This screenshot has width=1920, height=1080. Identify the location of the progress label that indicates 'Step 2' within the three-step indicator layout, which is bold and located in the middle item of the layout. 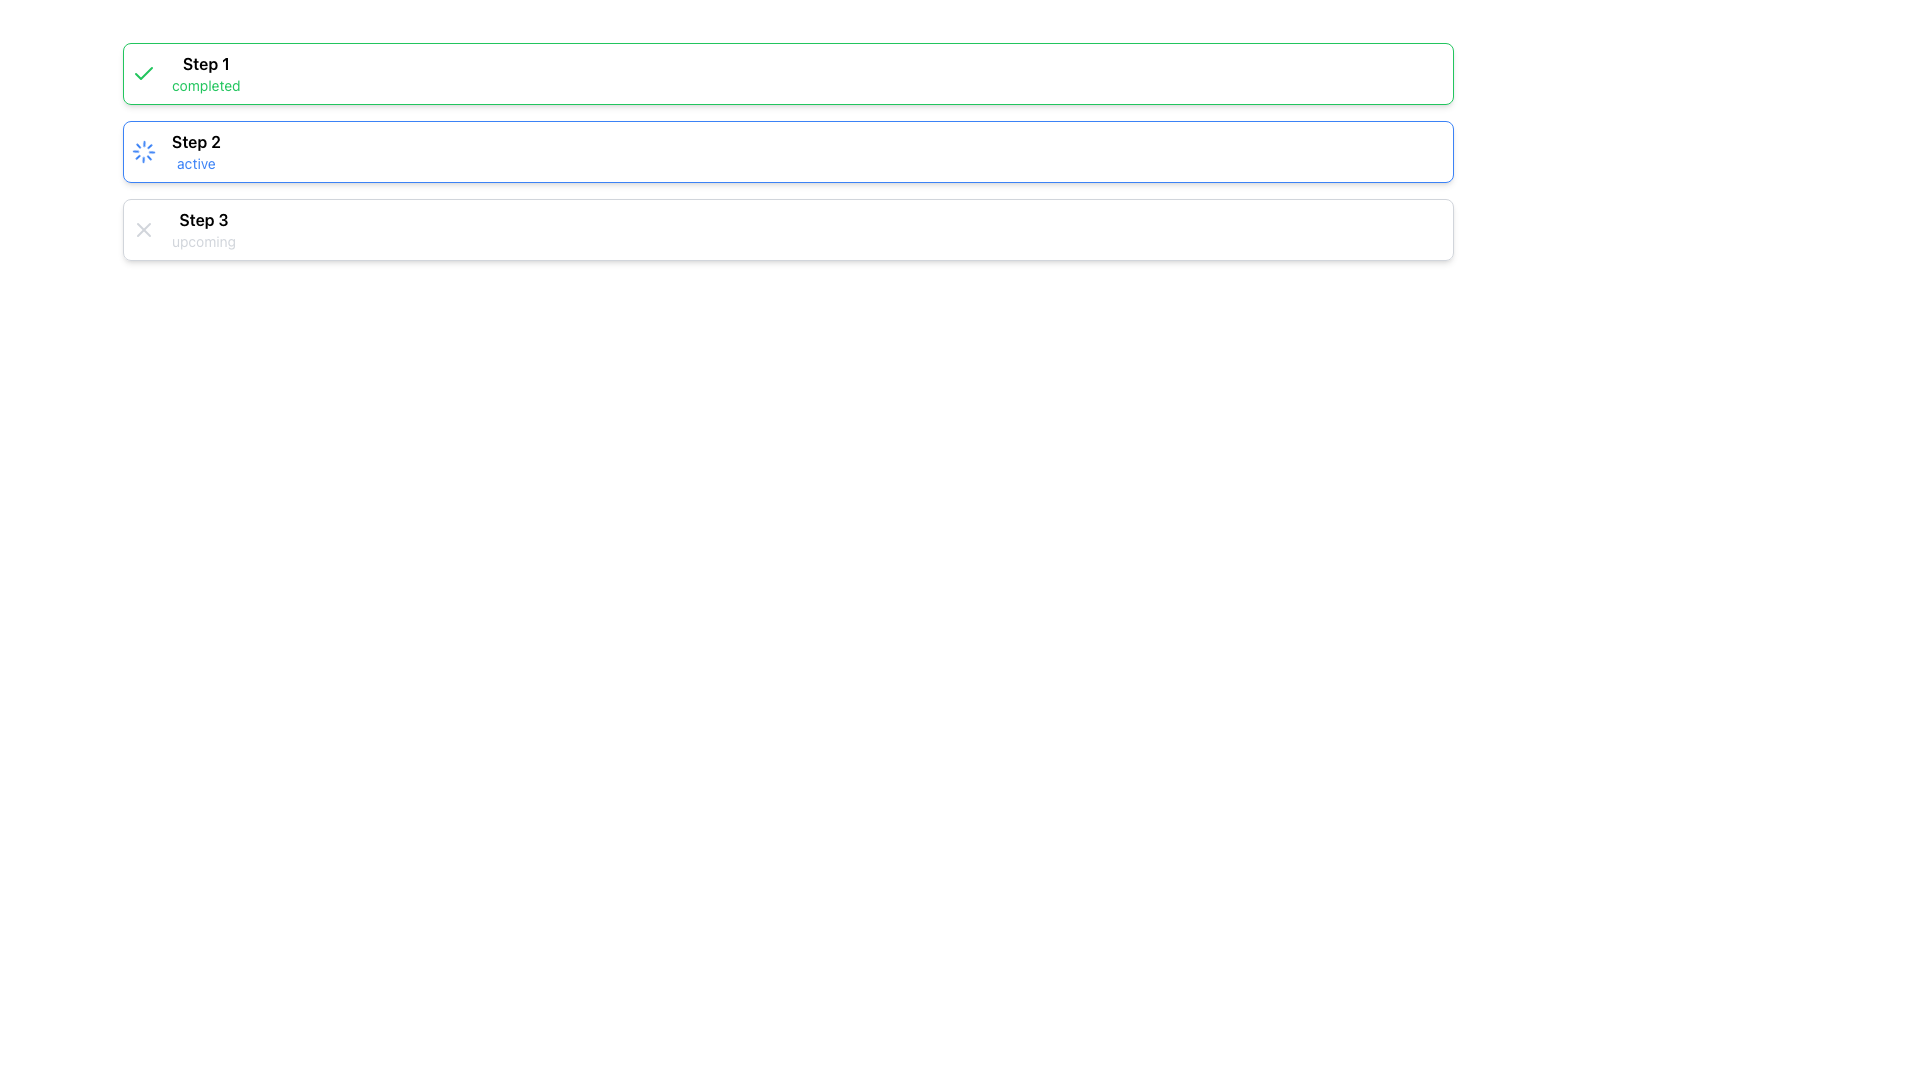
(196, 141).